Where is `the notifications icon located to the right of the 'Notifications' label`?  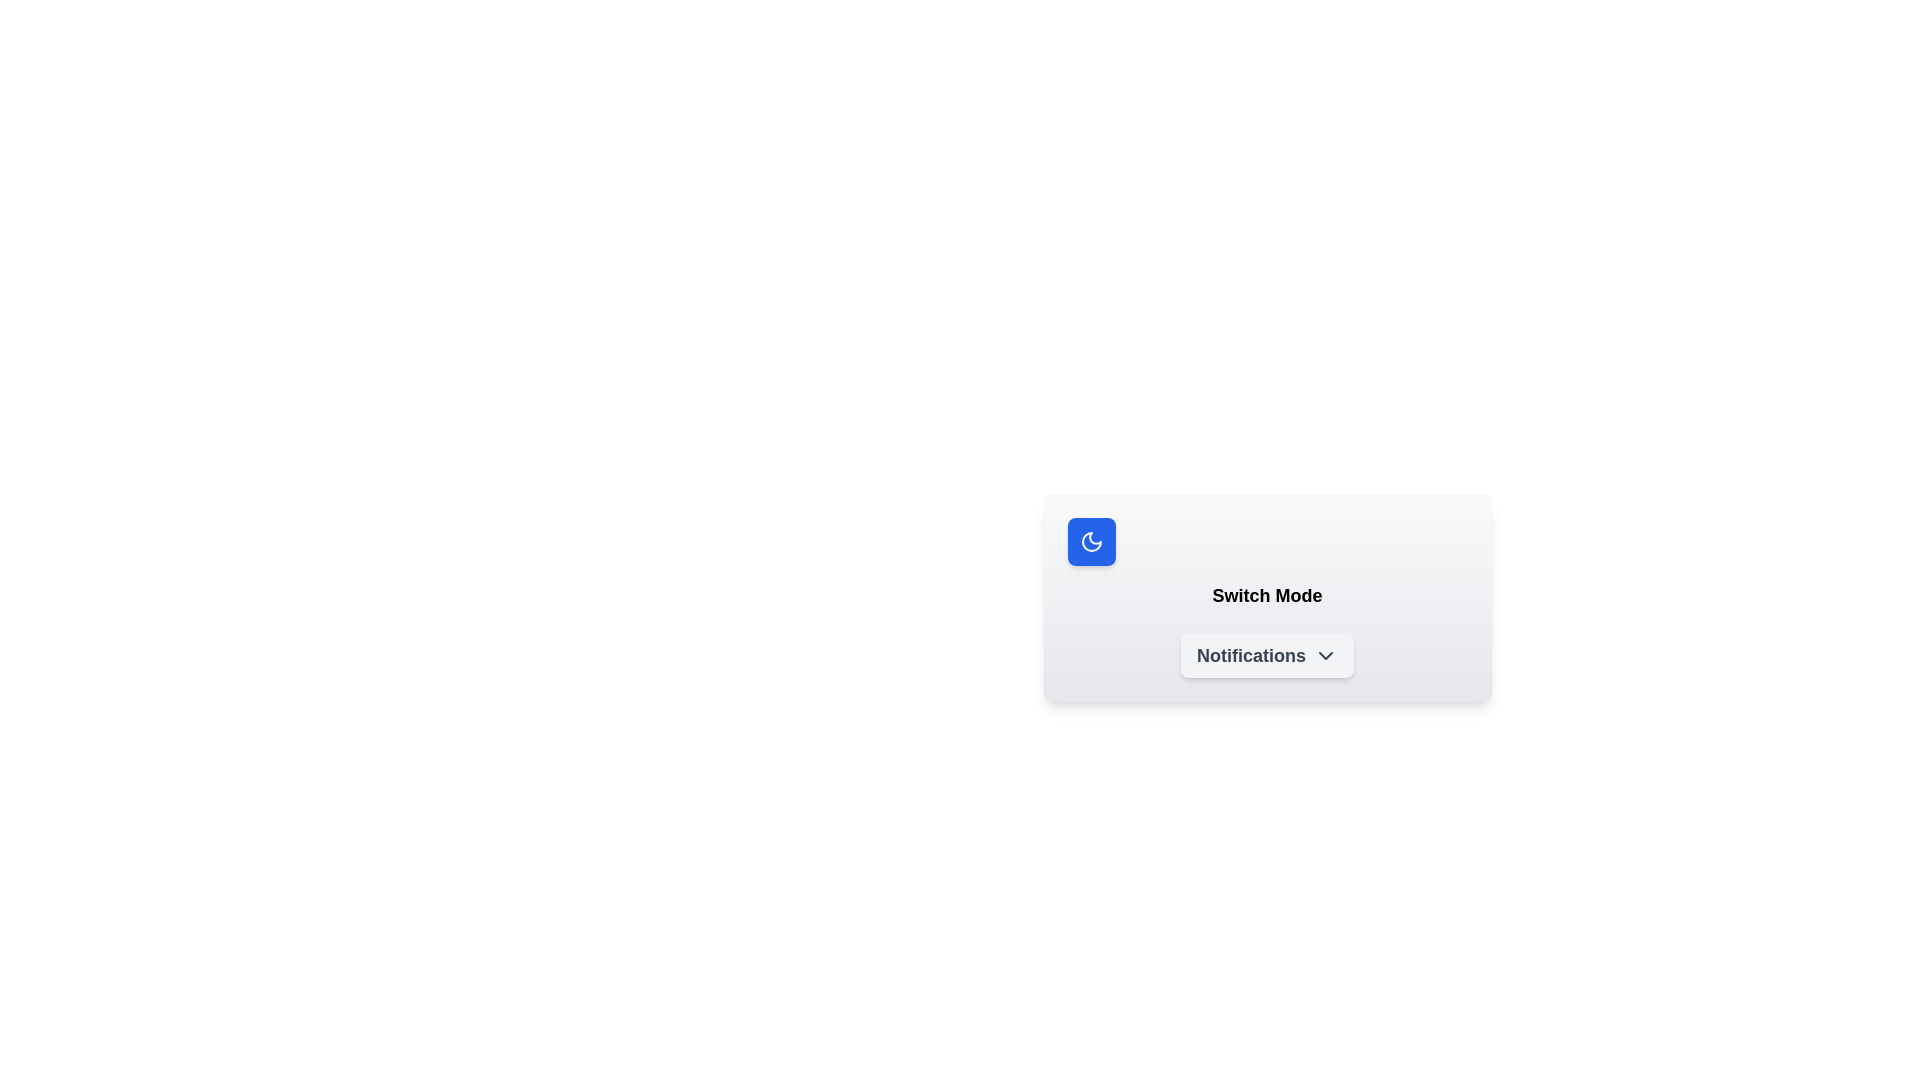
the notifications icon located to the right of the 'Notifications' label is located at coordinates (1325, 655).